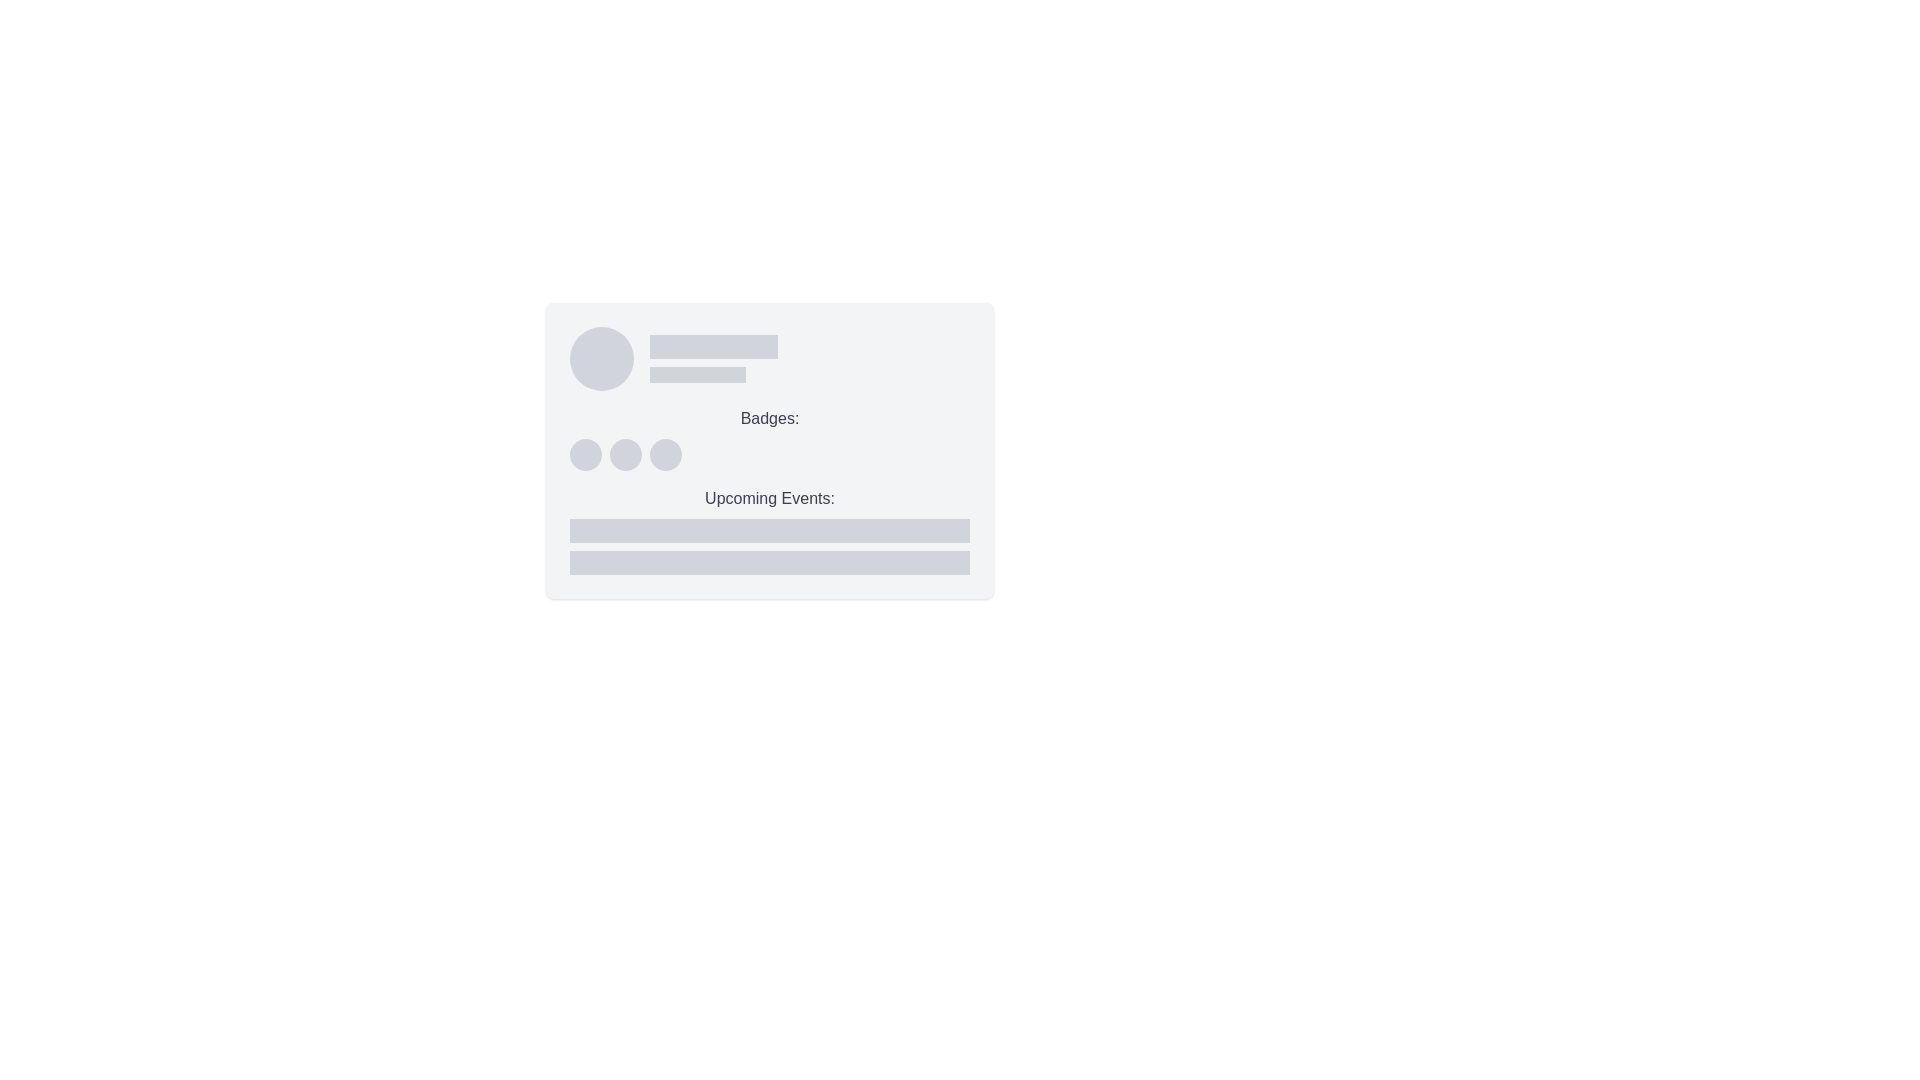 Image resolution: width=1920 pixels, height=1080 pixels. Describe the element at coordinates (768, 497) in the screenshot. I see `the text label displaying 'Upcoming Events:' which is styled in gray and positioned between 'Badges:' and upcoming event entries` at that location.